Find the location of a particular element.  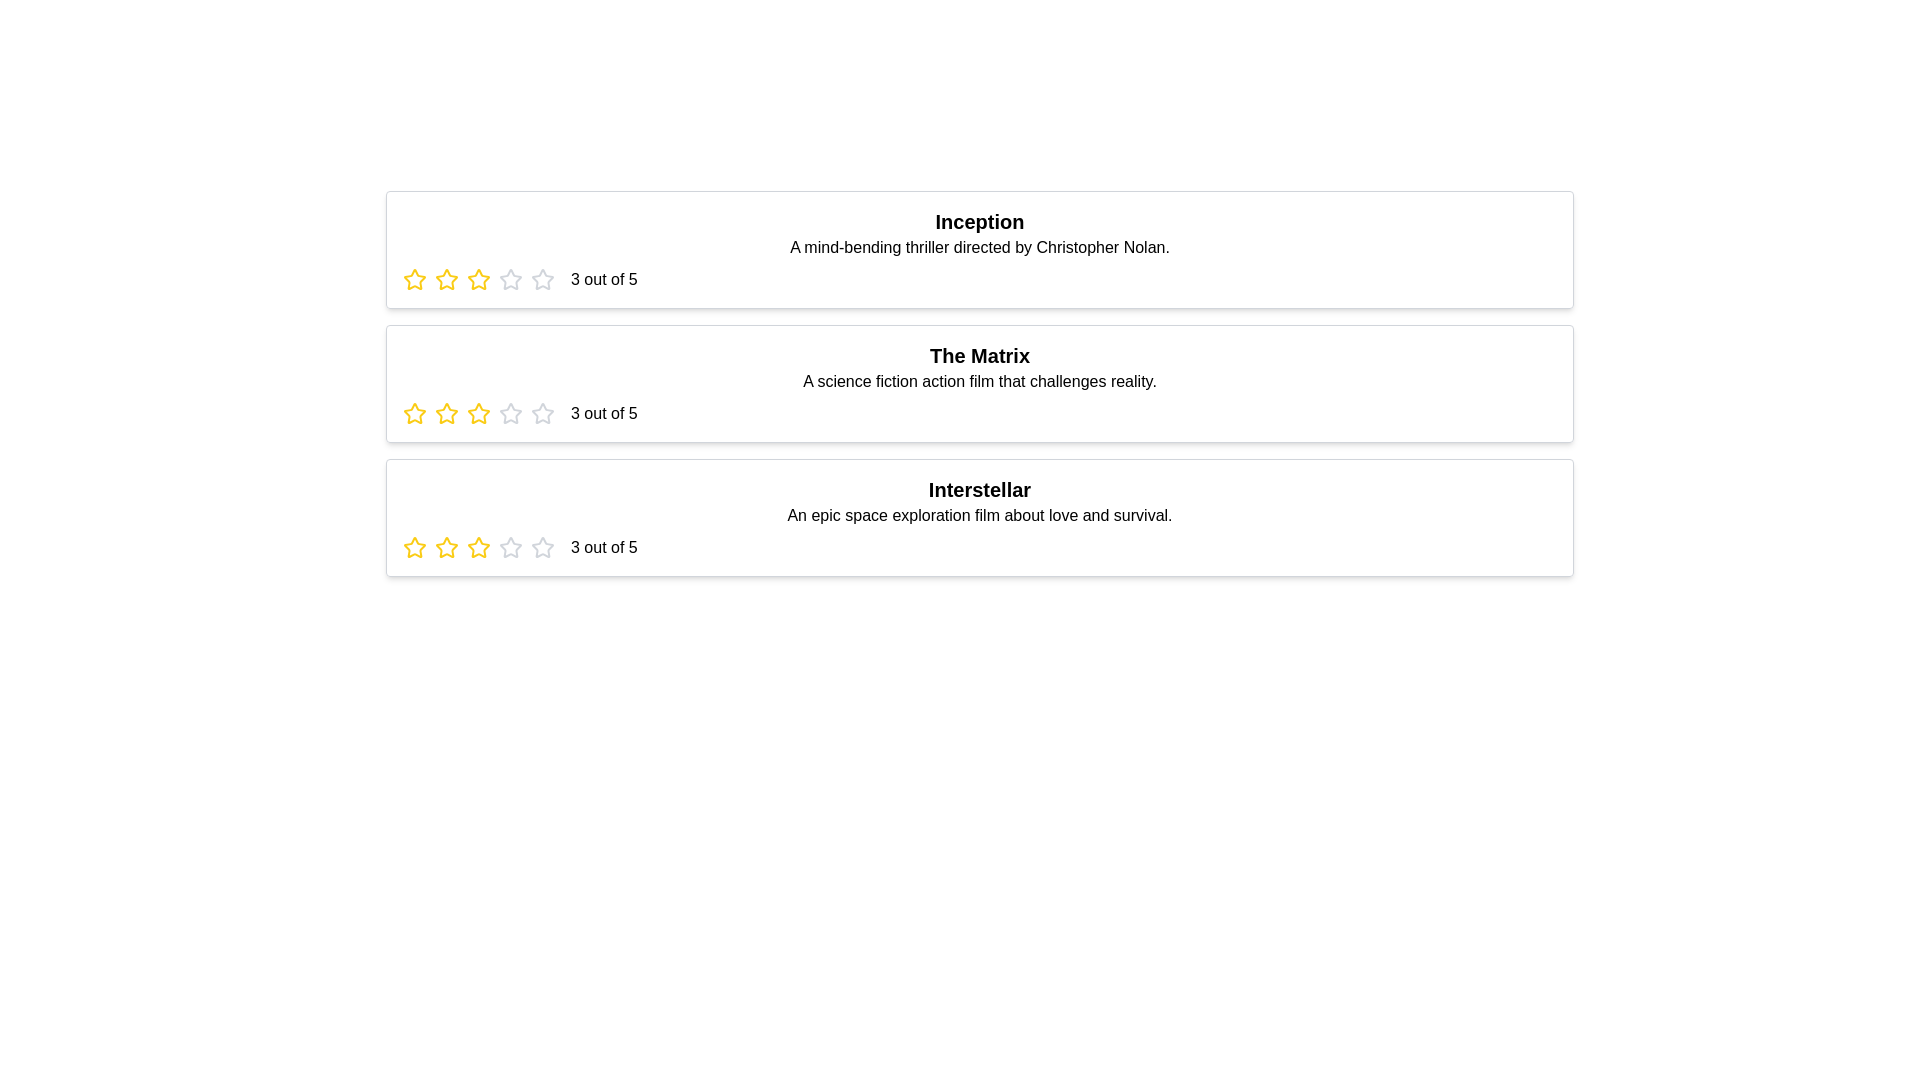

the star corresponding to 1 stars for the movie titled Interstellar is located at coordinates (413, 547).